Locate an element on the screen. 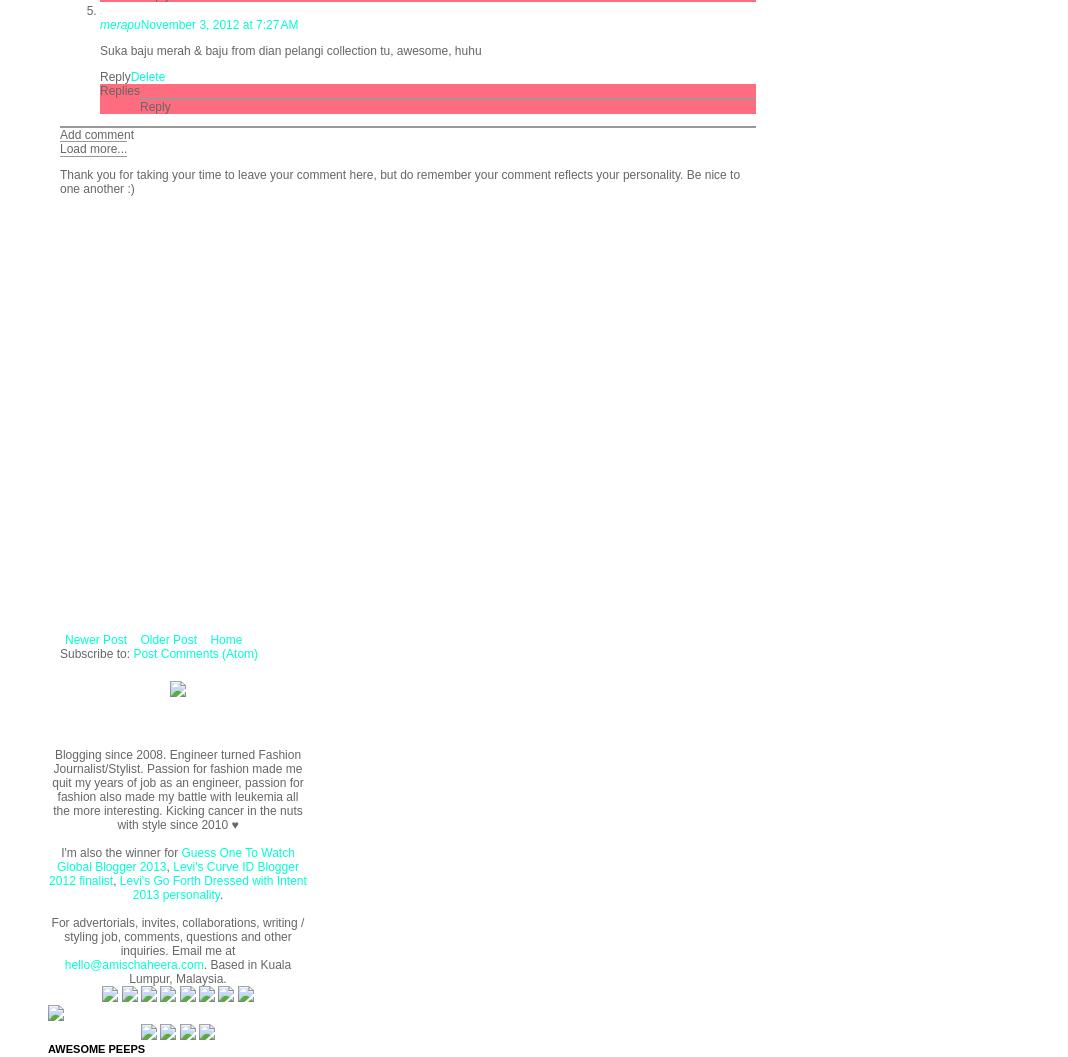 This screenshot has height=1057, width=1068. 'Replies' is located at coordinates (119, 88).